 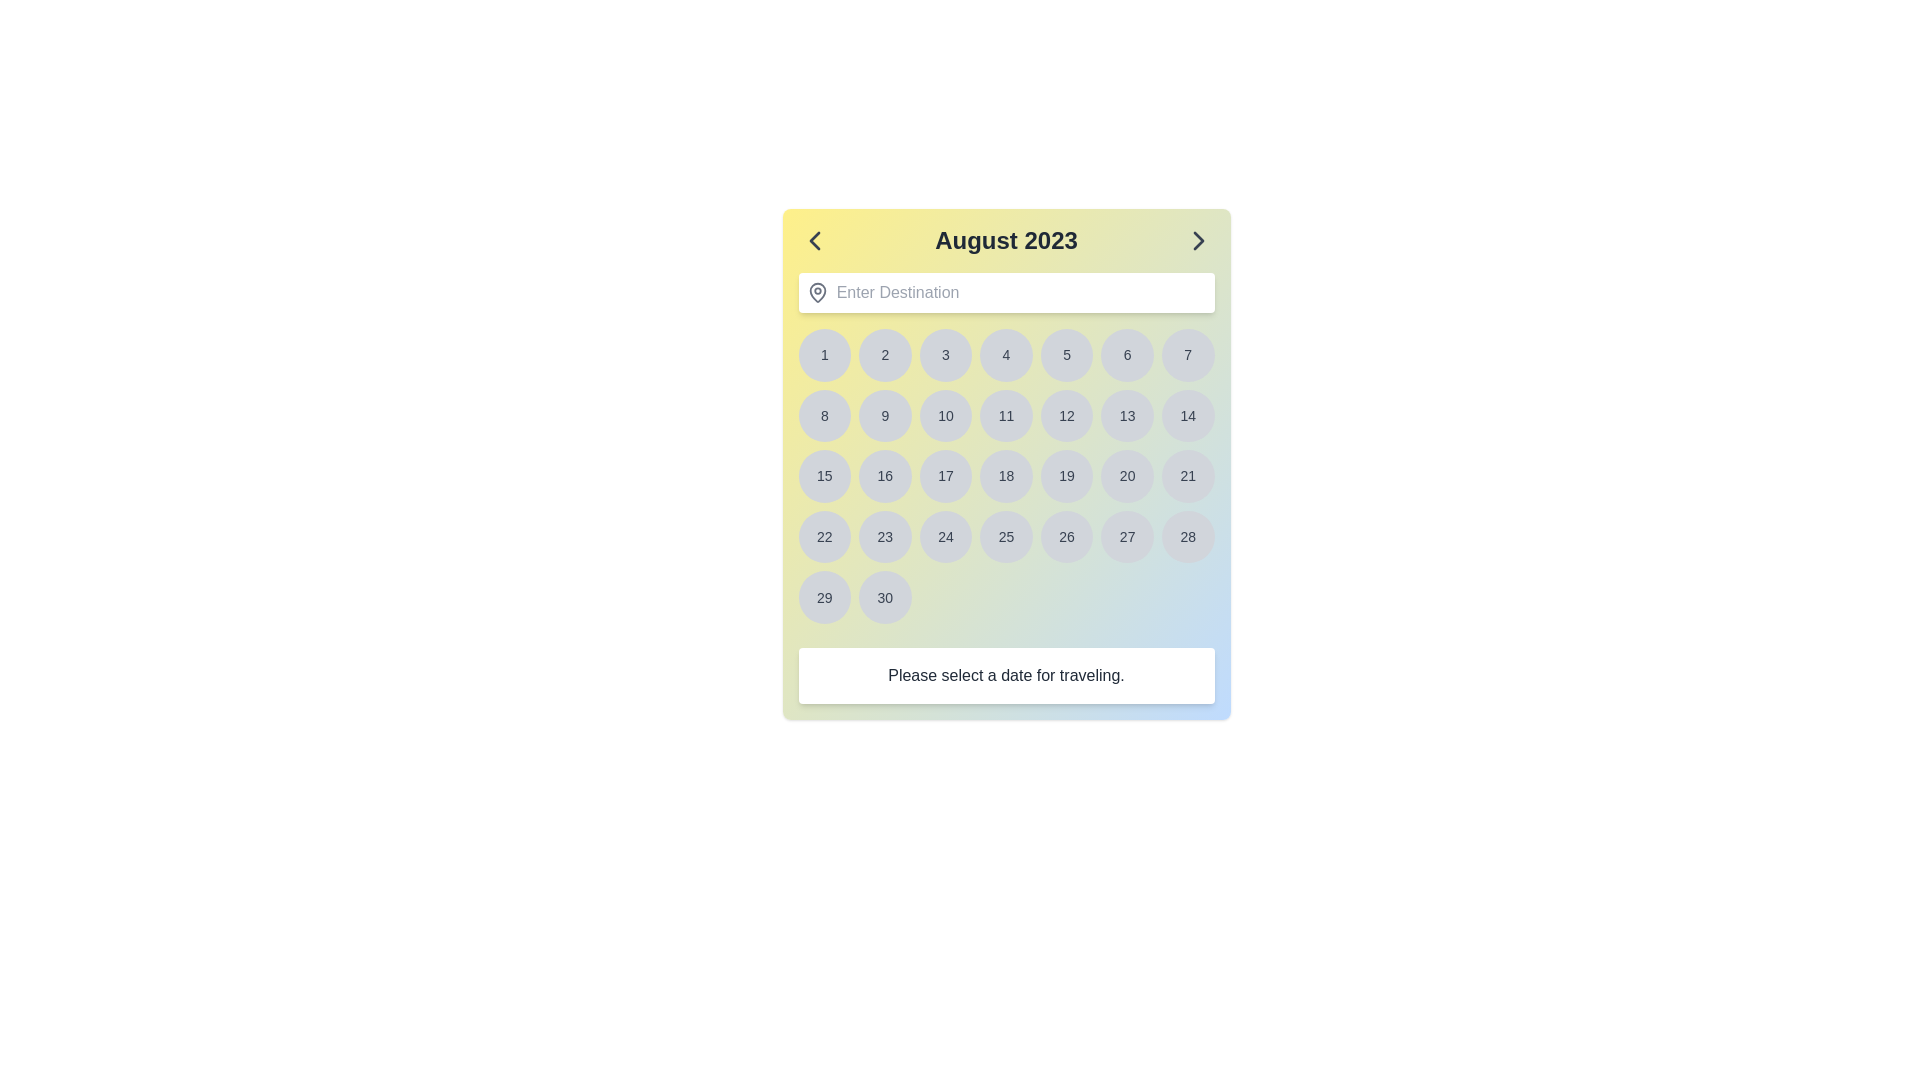 What do you see at coordinates (1127, 535) in the screenshot?
I see `the button in the fourth row and sixth column of the calendar` at bounding box center [1127, 535].